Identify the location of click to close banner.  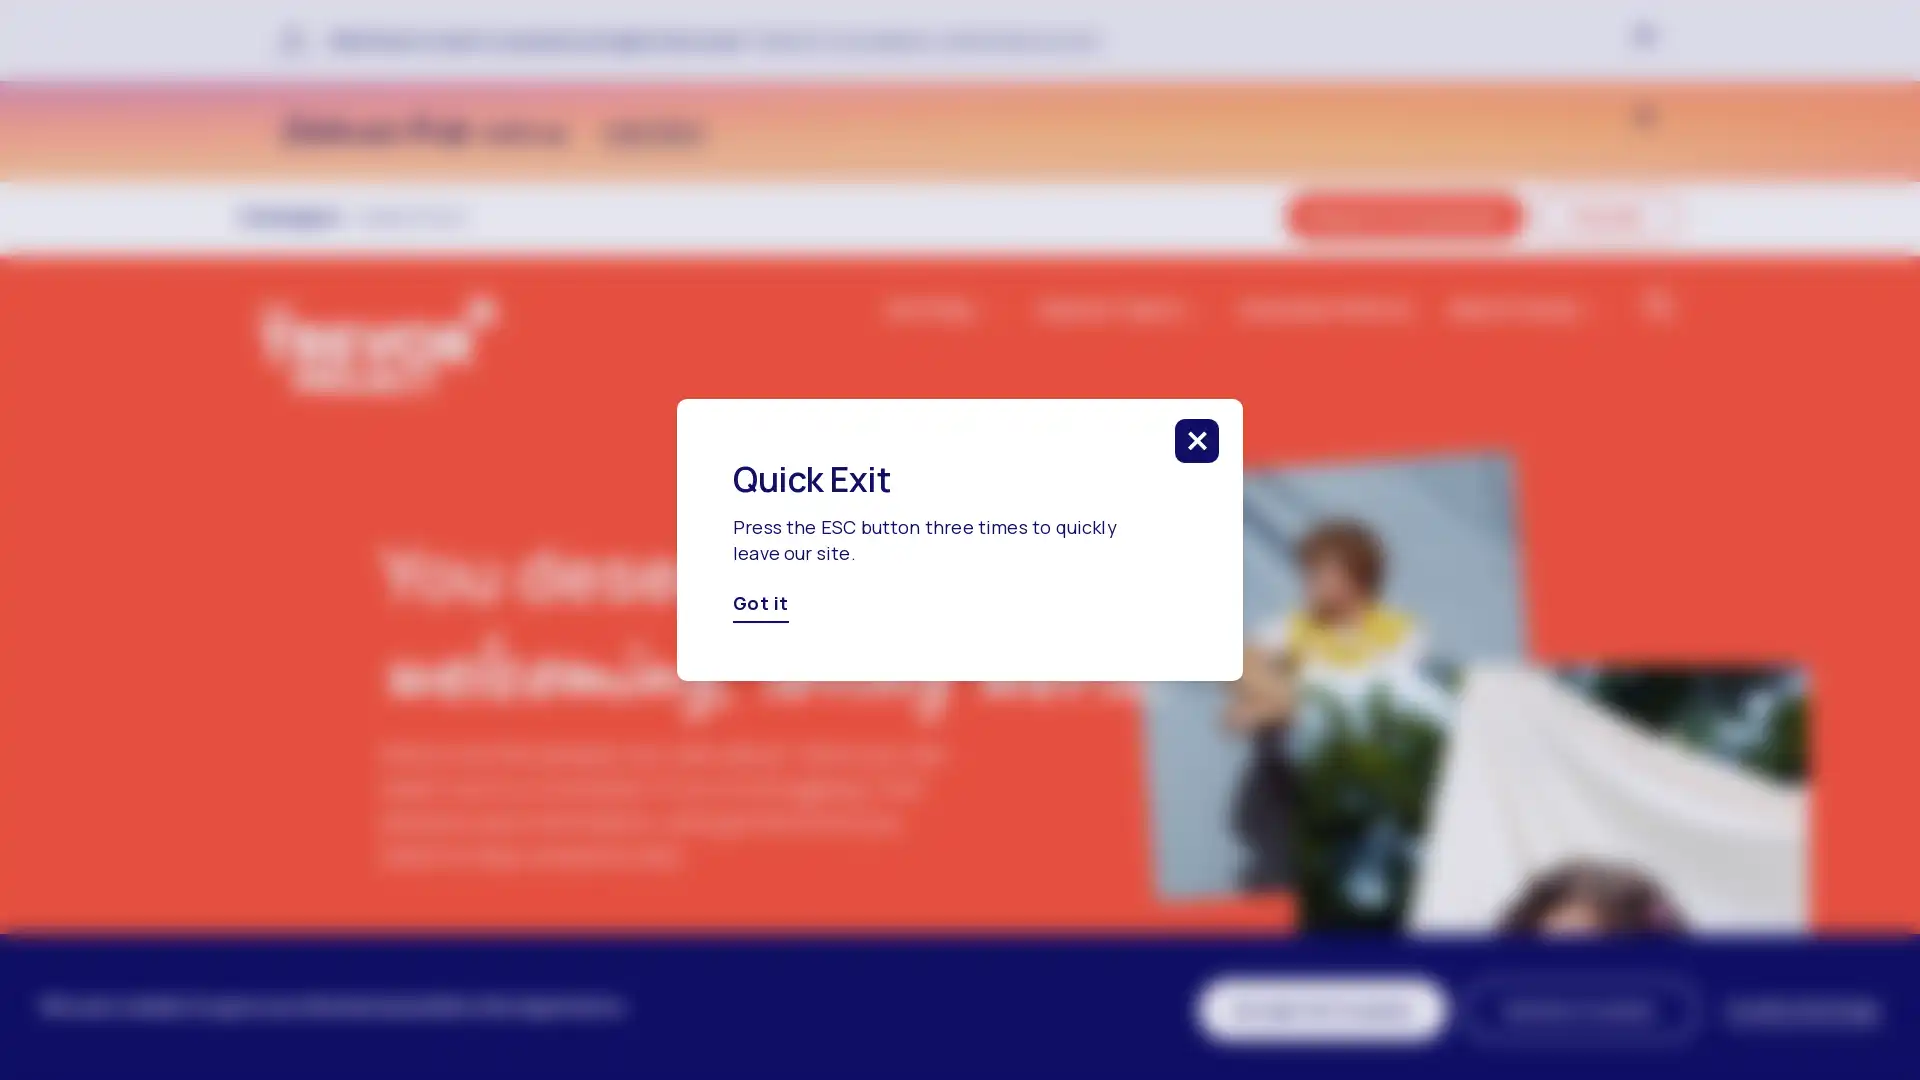
(1643, 116).